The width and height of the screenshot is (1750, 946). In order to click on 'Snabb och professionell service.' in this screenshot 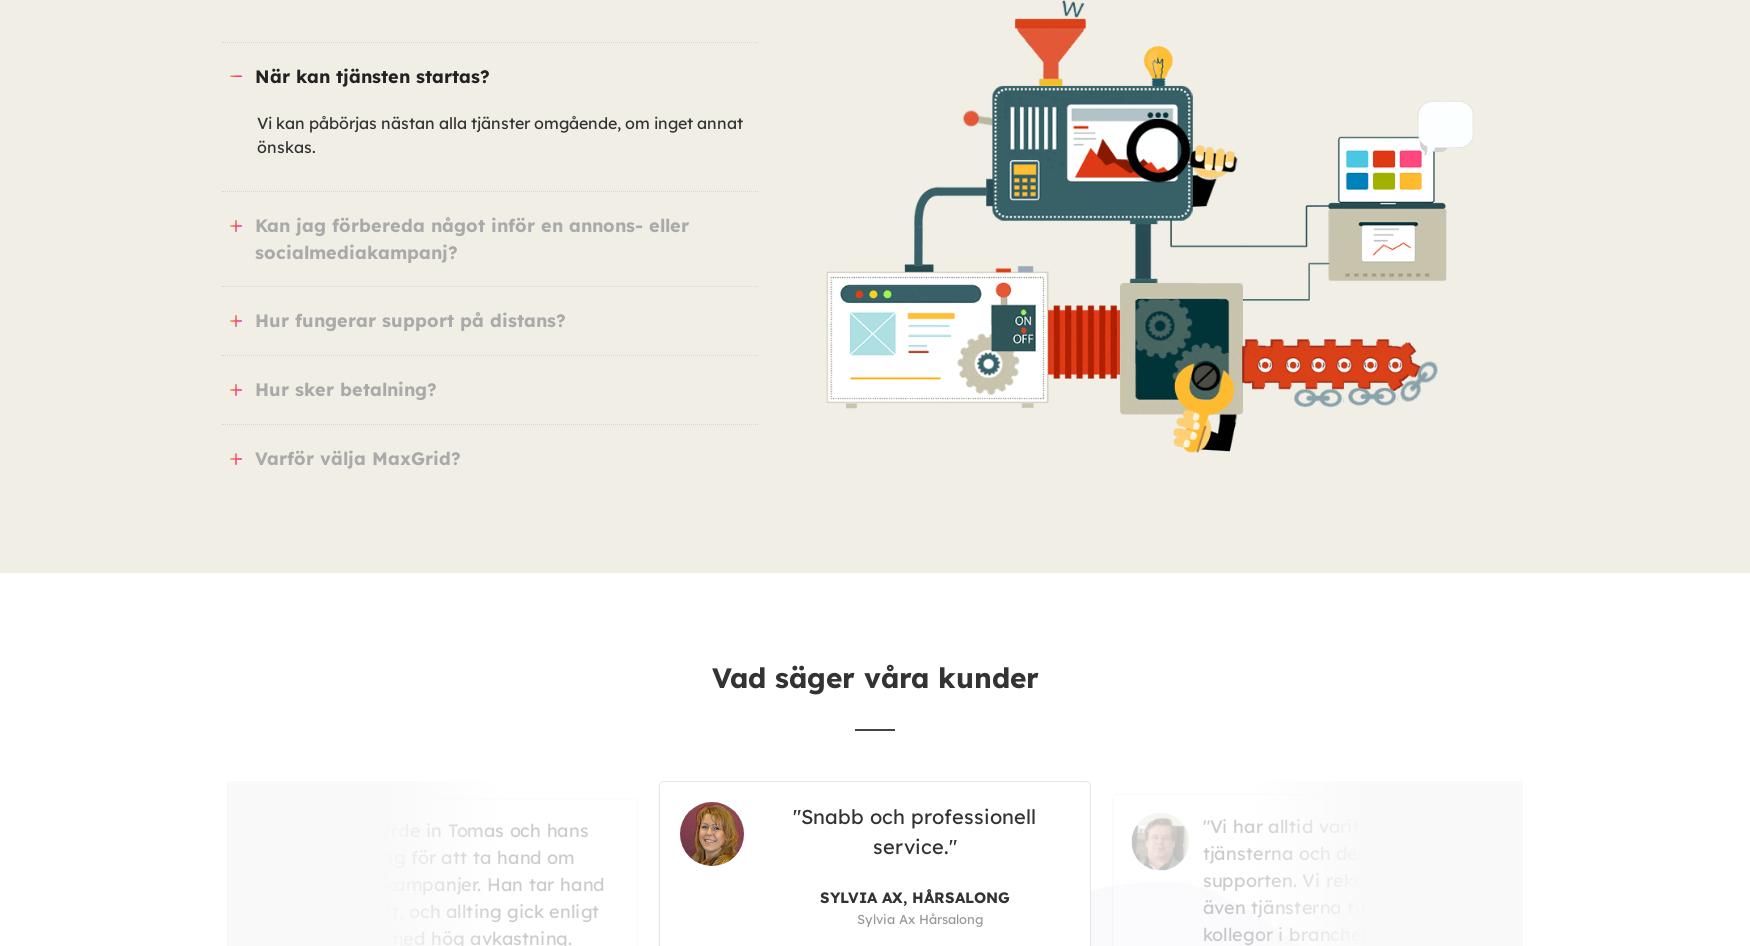, I will do `click(337, 834)`.